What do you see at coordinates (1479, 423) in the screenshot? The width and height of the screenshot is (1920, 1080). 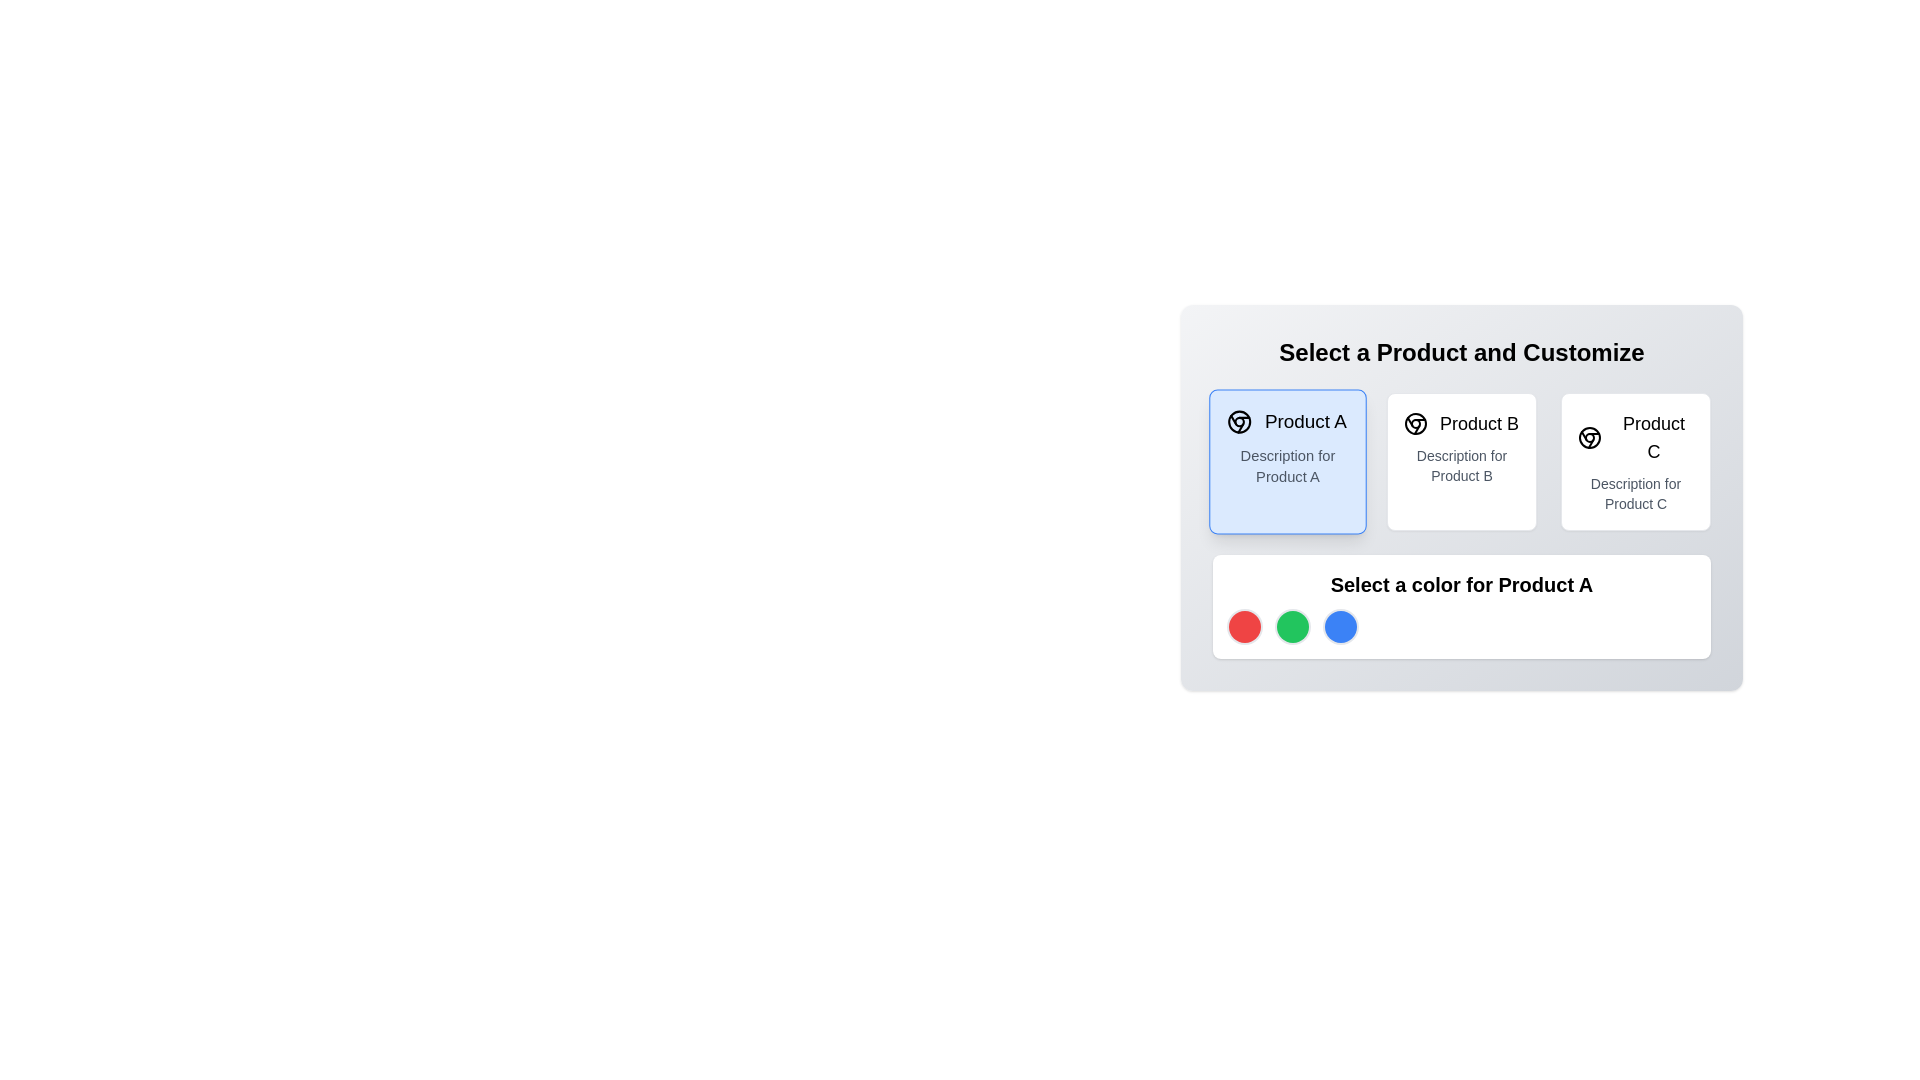 I see `the bold text label 'Product B' located in the second column of the product selection interface` at bounding box center [1479, 423].